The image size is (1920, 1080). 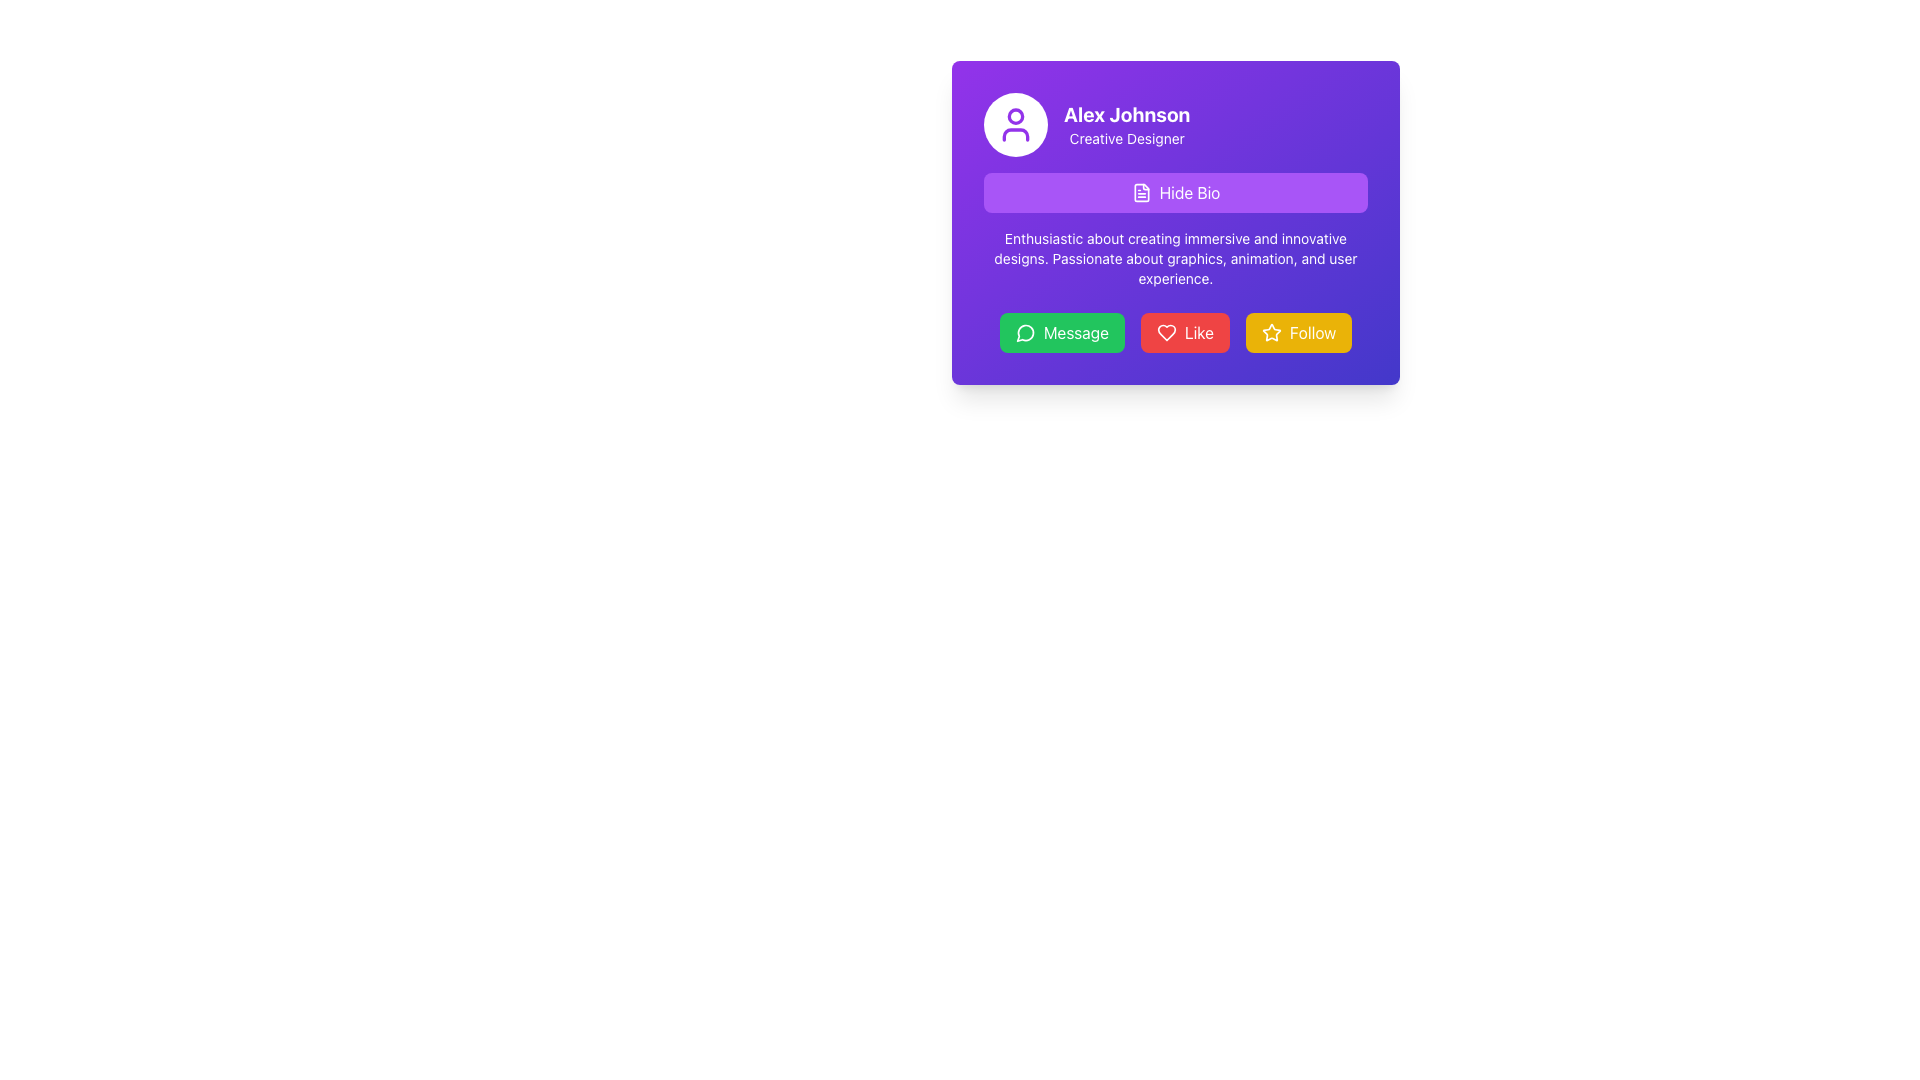 I want to click on the static text displaying 'Creative Designer', which is styled in white against a purple background and located directly below 'Alex Johnson', so click(x=1127, y=137).